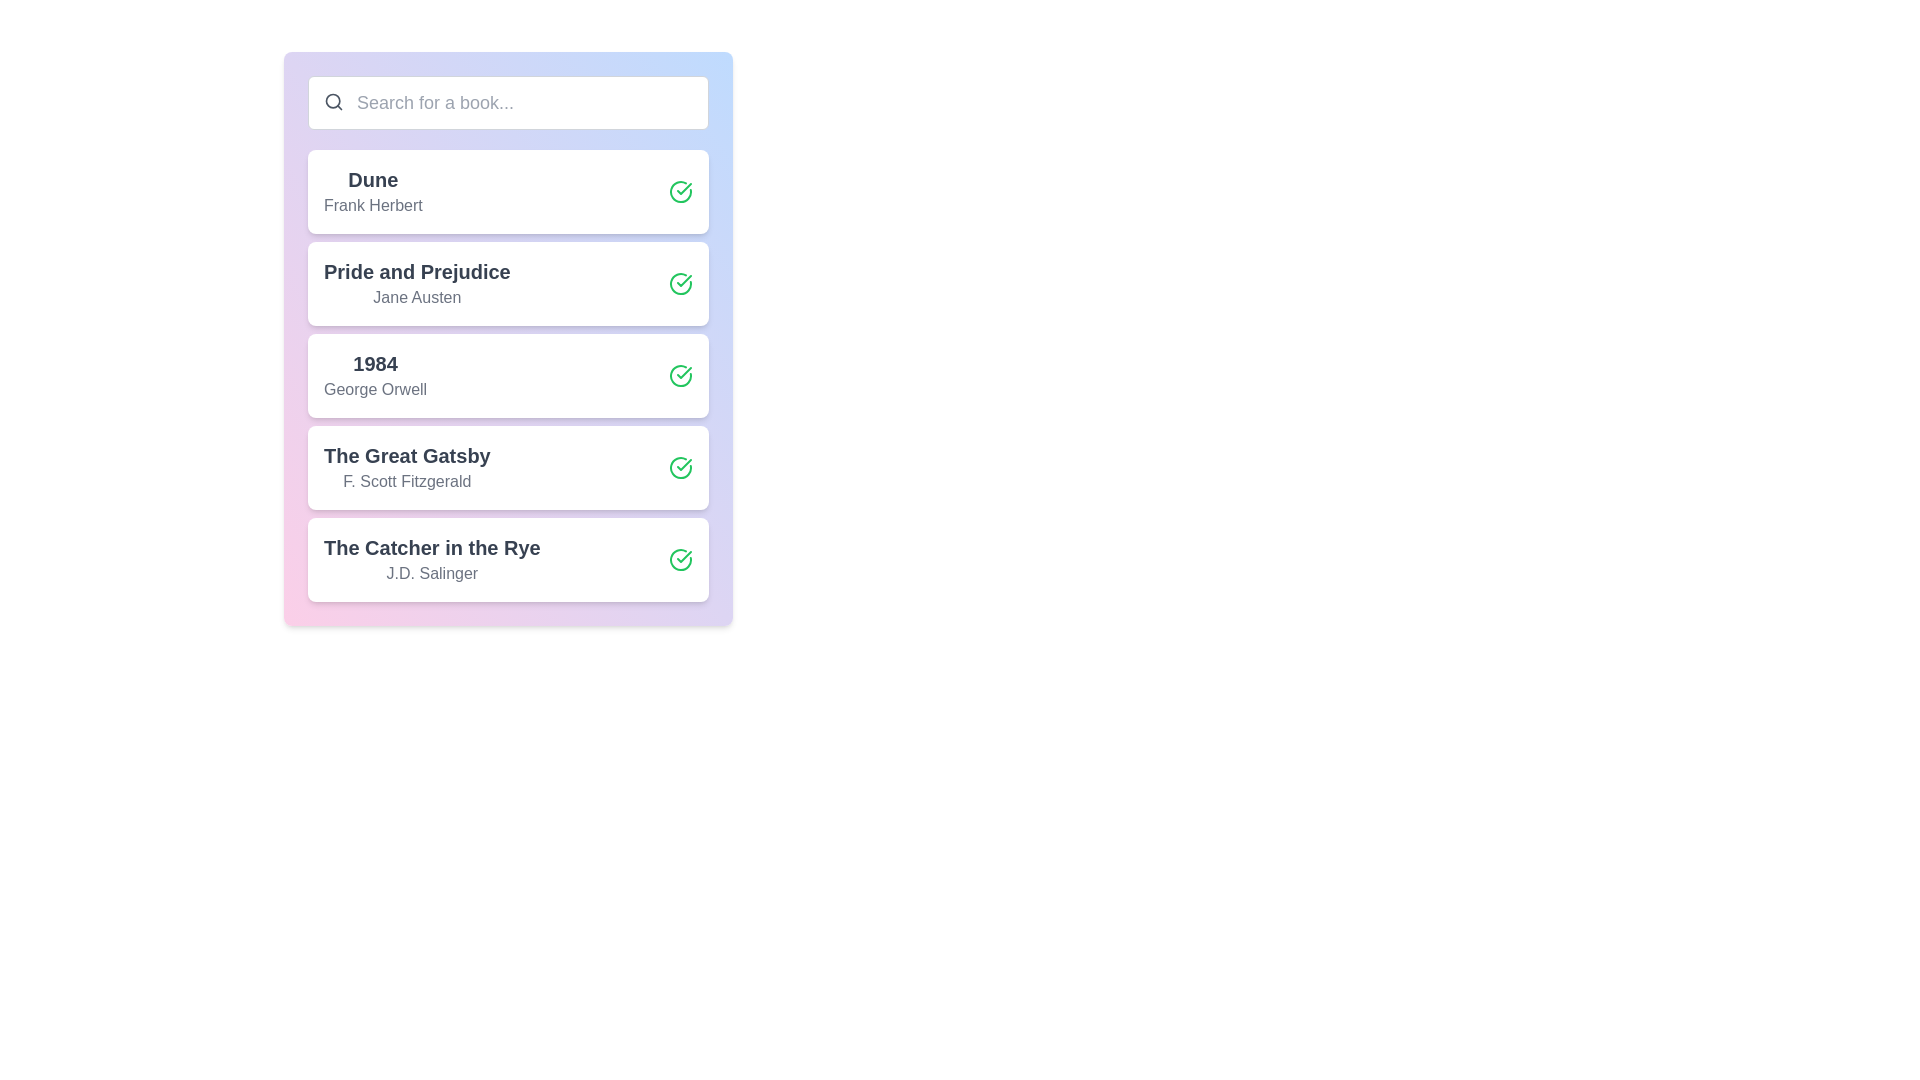  I want to click on the text element 'The Catcher in the Rye', which is styled in bold, large font and dark gray color, positioned above the author name 'J.D. Salinger' in a vertical list of books, so click(431, 547).